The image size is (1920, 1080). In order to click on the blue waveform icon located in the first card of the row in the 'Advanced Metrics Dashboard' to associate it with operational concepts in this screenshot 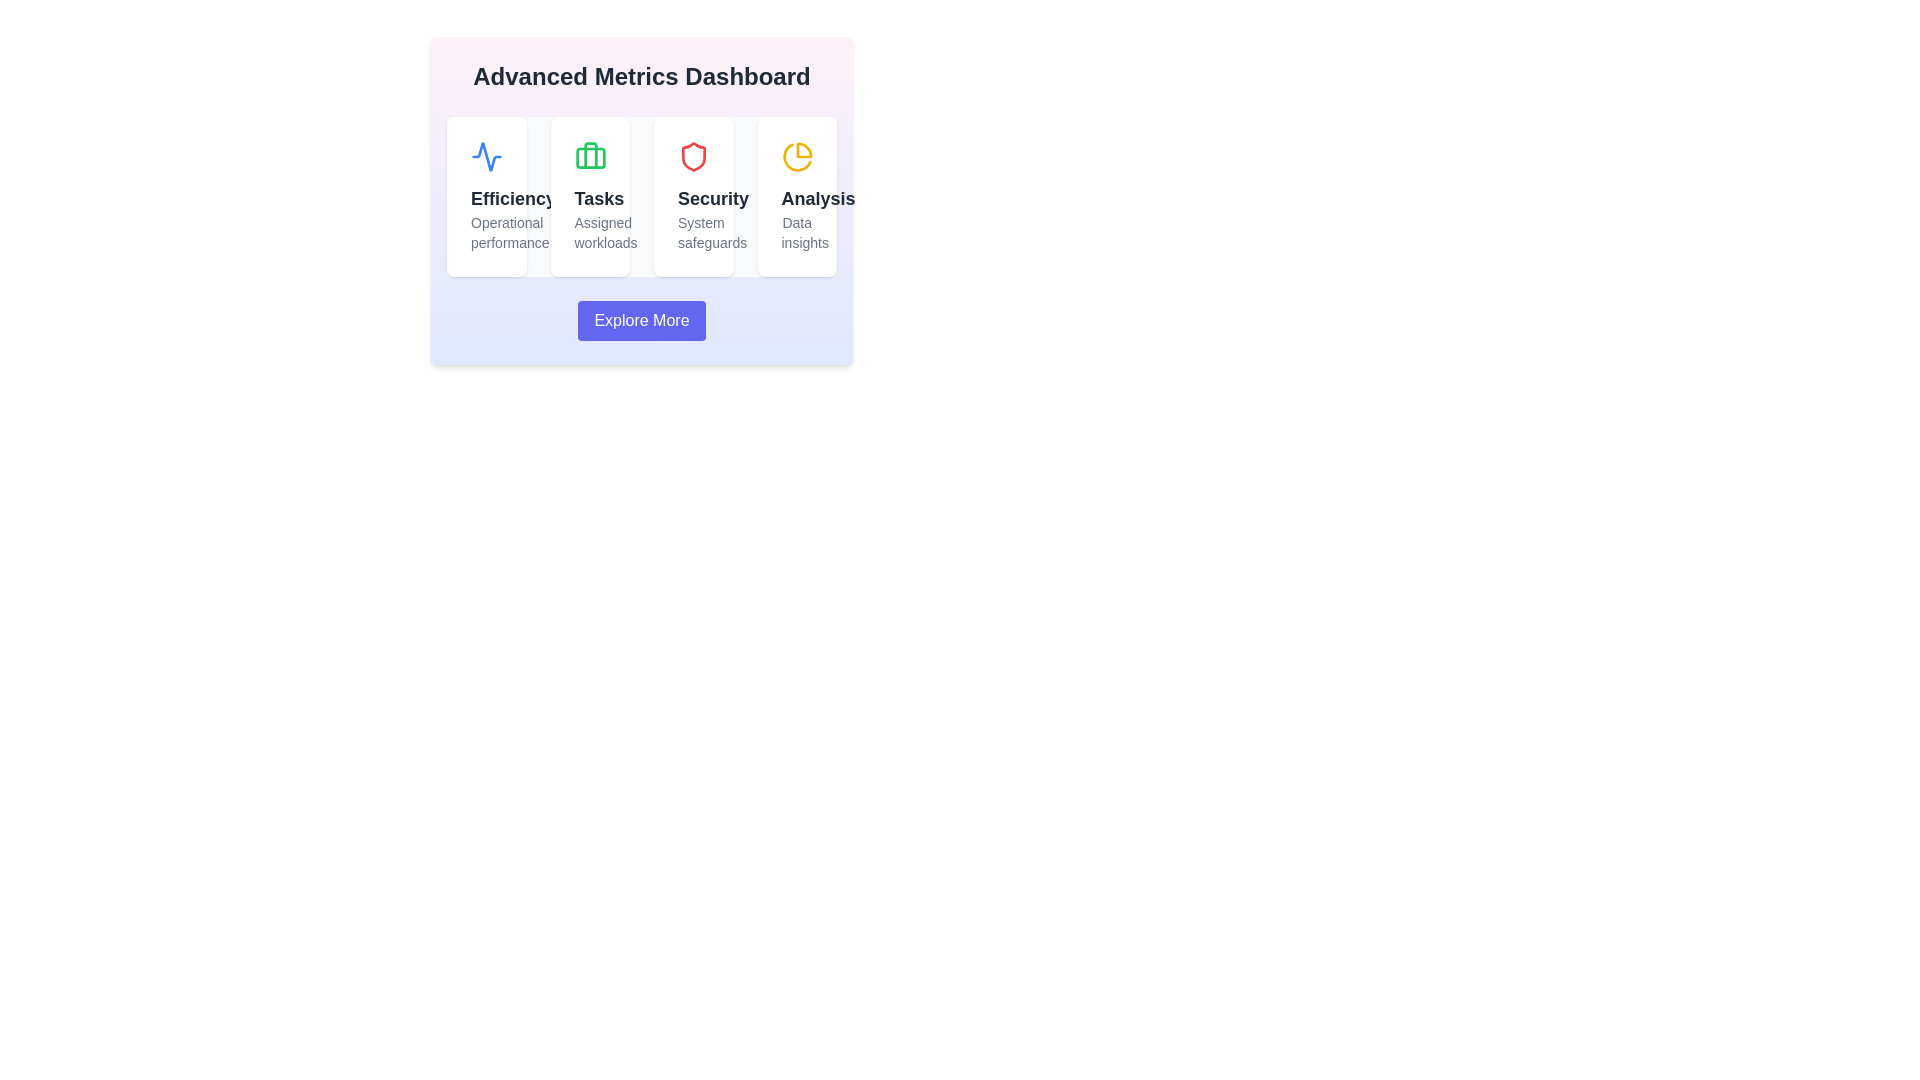, I will do `click(486, 156)`.